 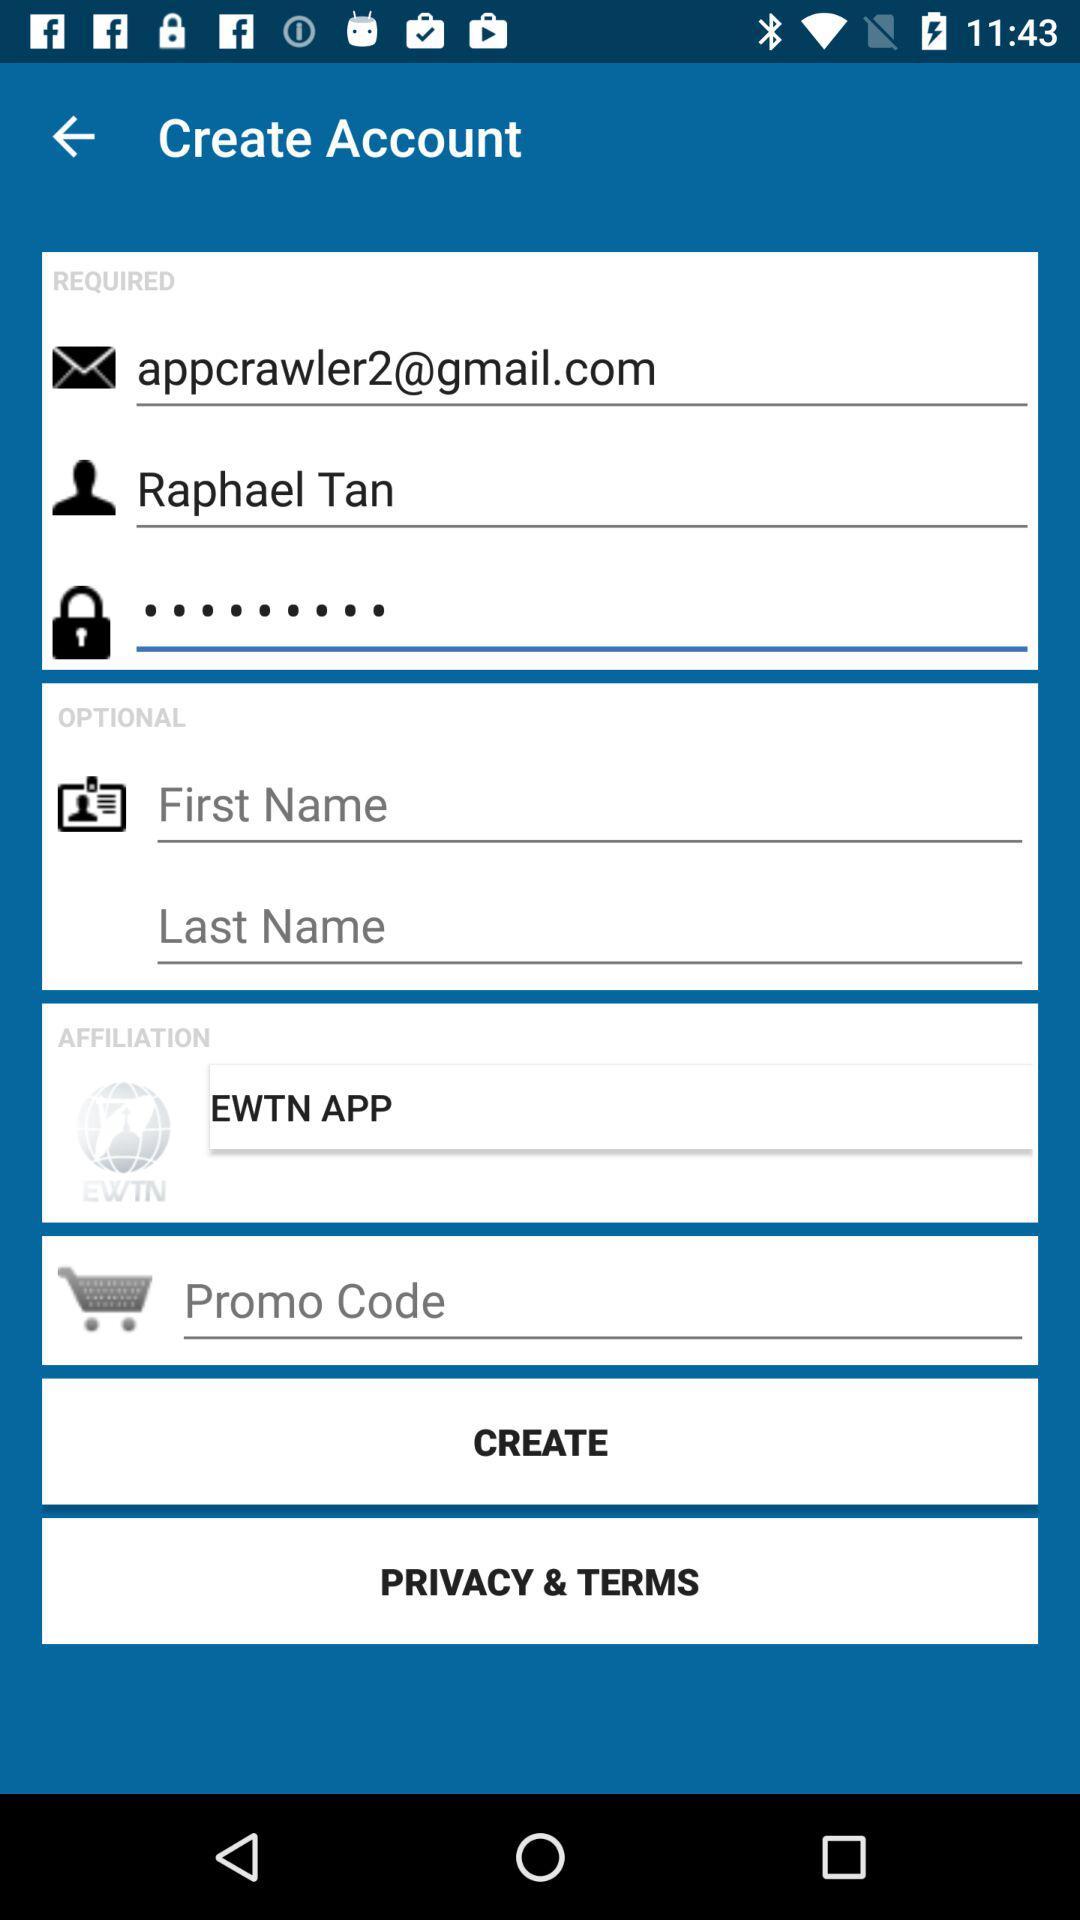 I want to click on the ewtn app item, so click(x=620, y=1106).